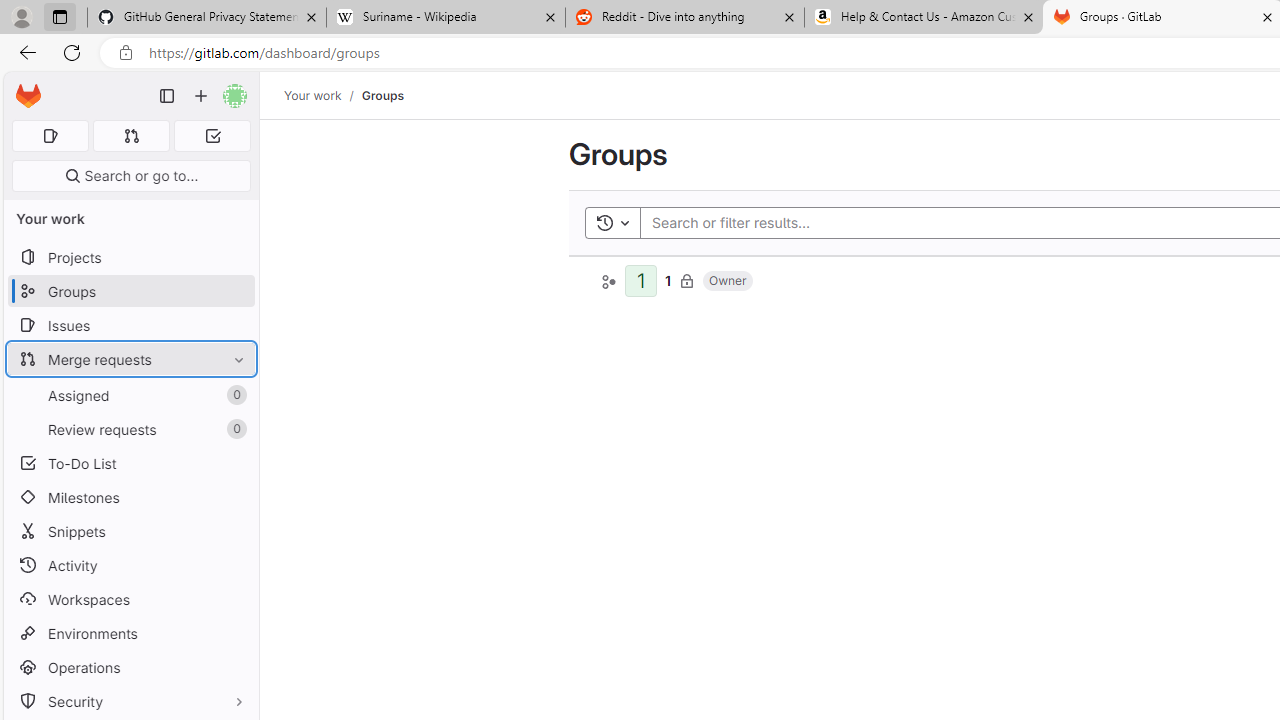 The image size is (1280, 720). What do you see at coordinates (130, 463) in the screenshot?
I see `'To-Do List'` at bounding box center [130, 463].